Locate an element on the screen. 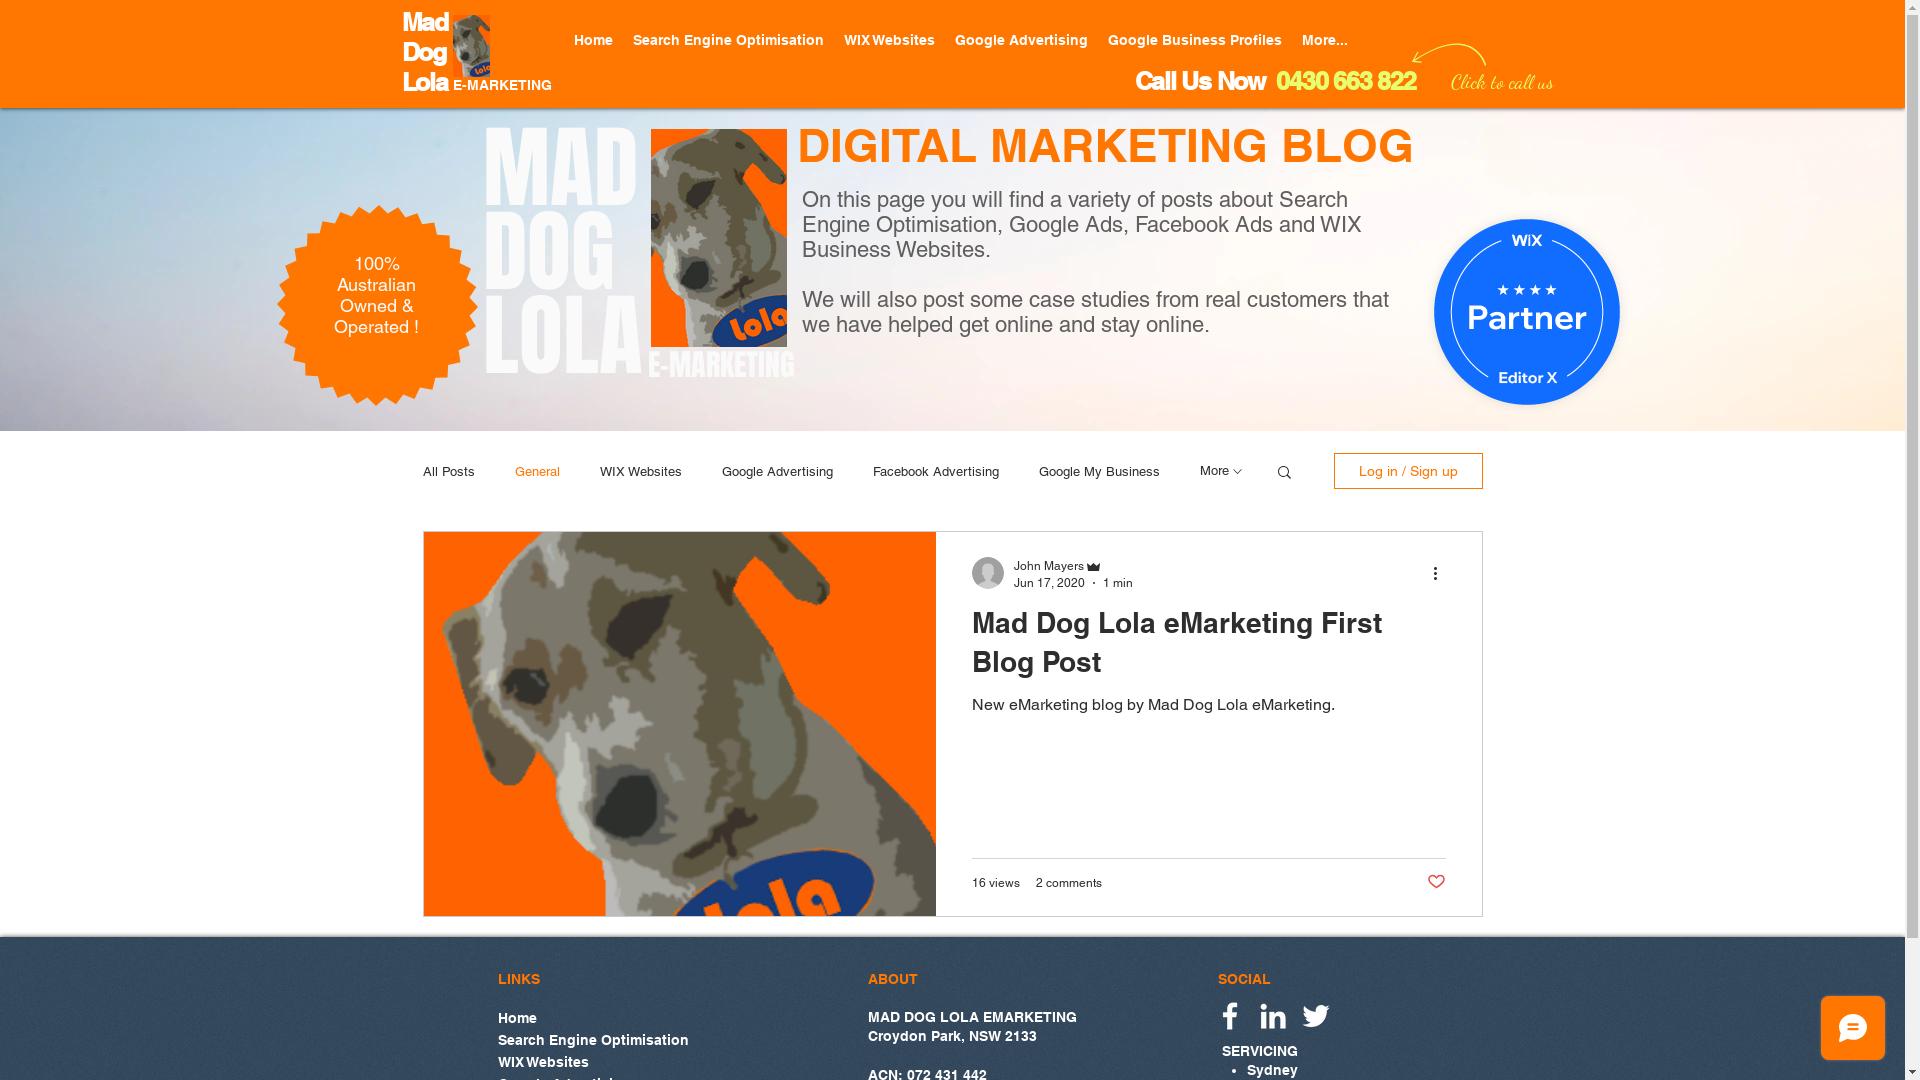 Image resolution: width=1920 pixels, height=1080 pixels. 'Log in / Sign up' is located at coordinates (1407, 470).